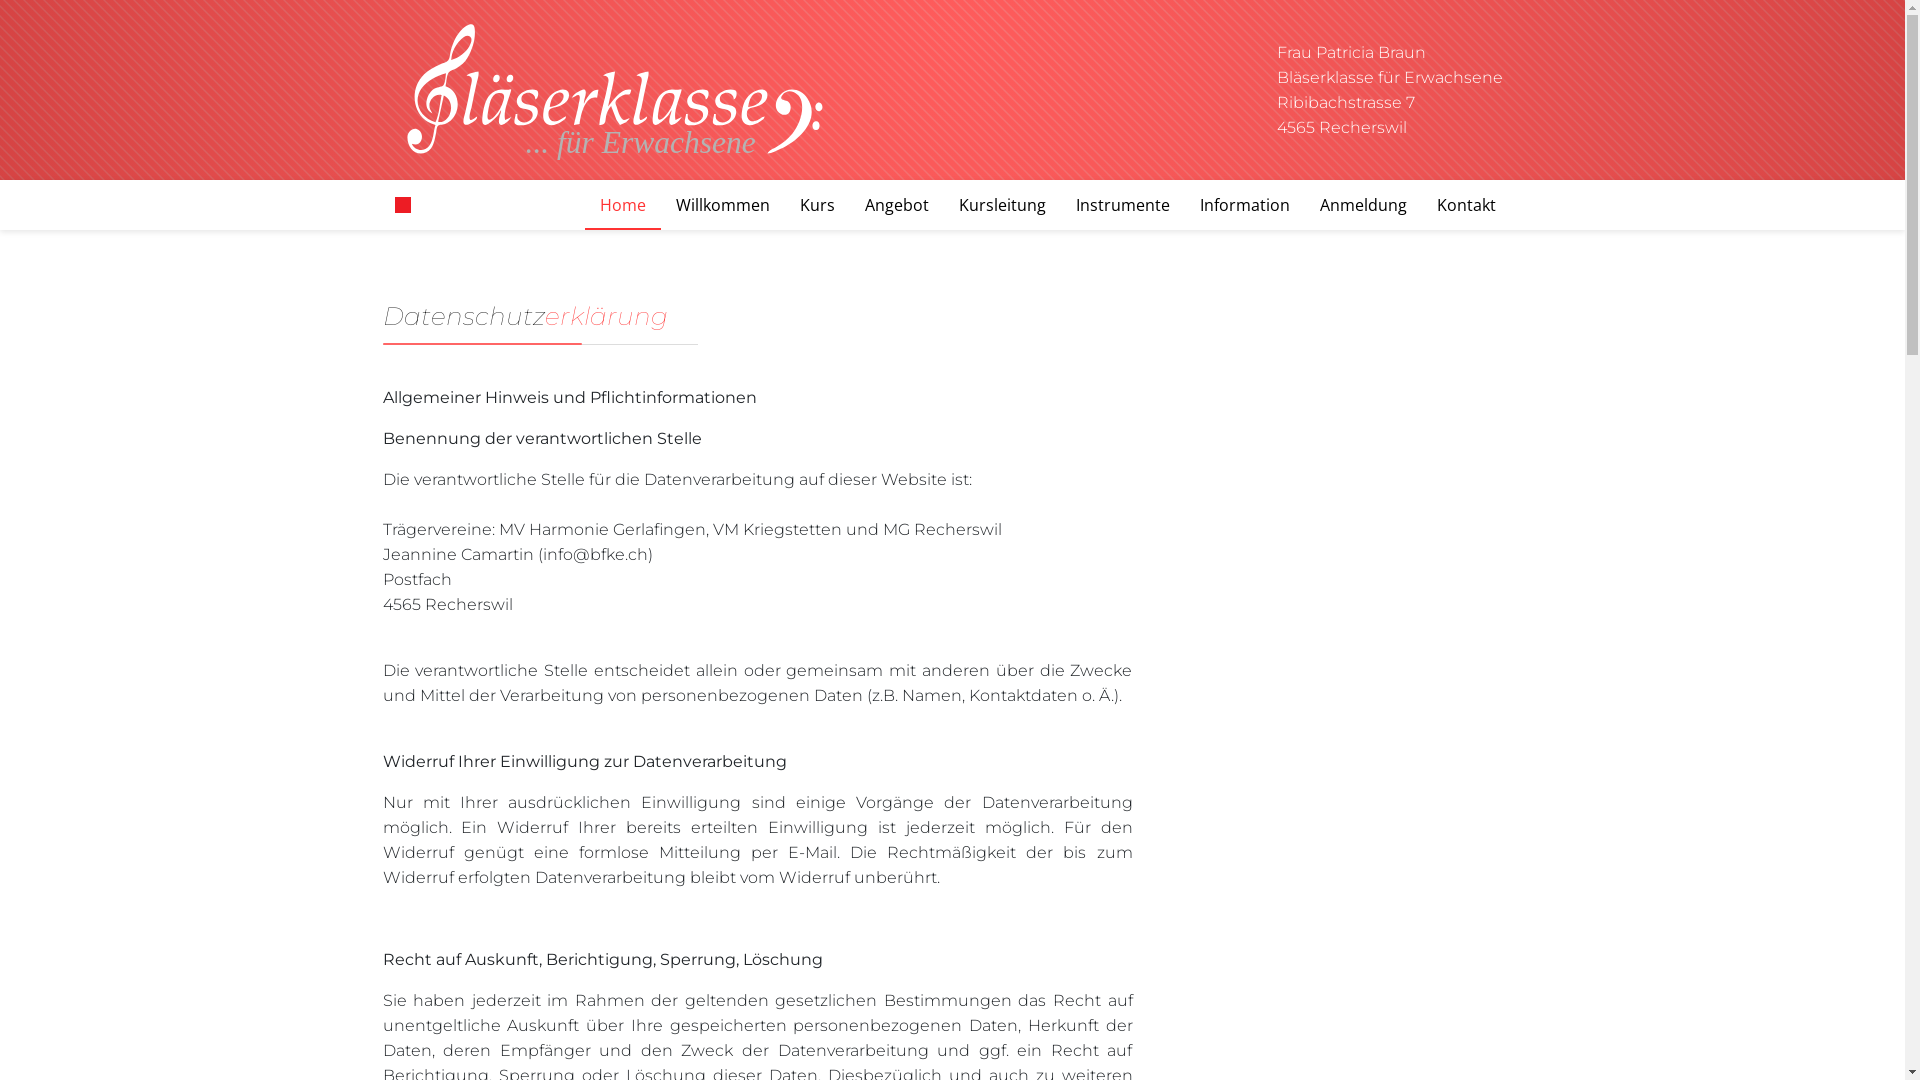 The image size is (1920, 1080). I want to click on 'Willkommen', so click(720, 204).